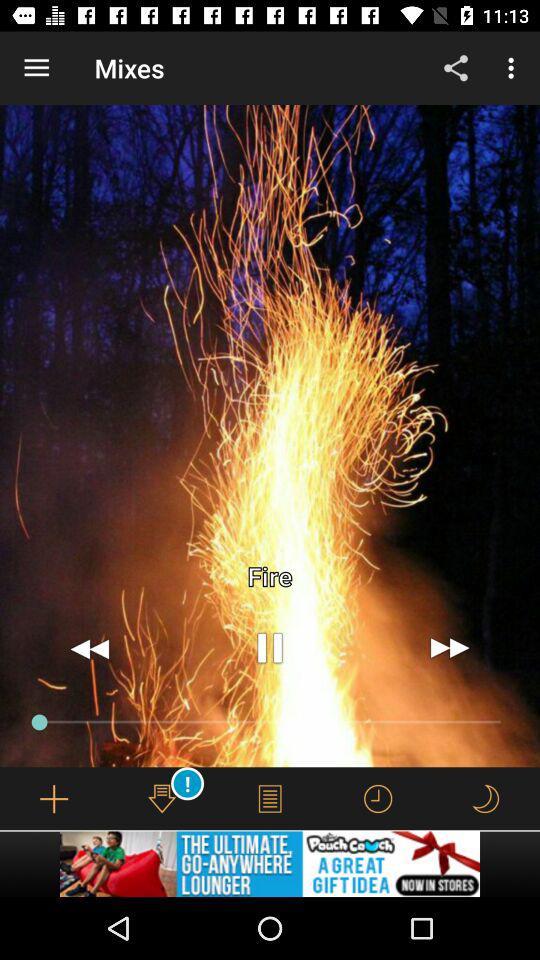  I want to click on the menu icon, so click(270, 798).